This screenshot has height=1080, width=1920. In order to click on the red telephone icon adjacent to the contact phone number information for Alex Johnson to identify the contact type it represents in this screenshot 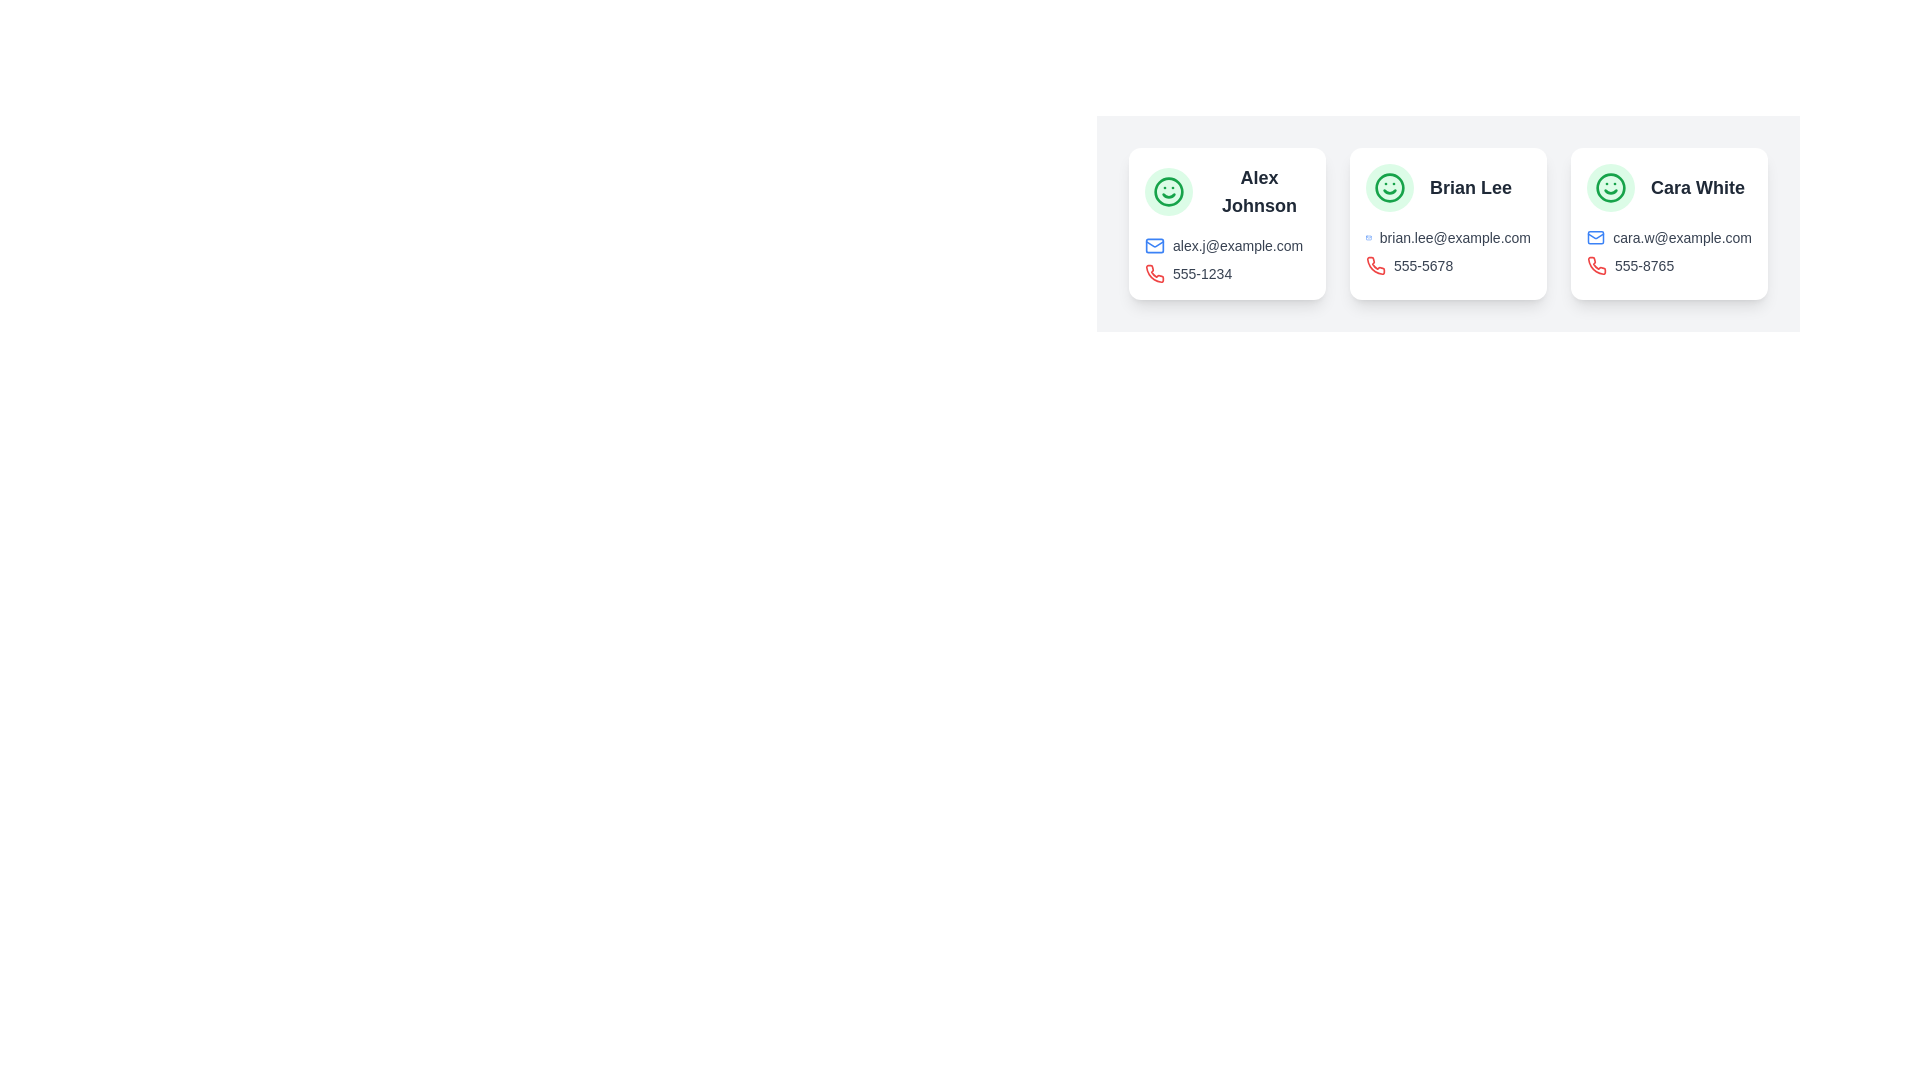, I will do `click(1155, 273)`.